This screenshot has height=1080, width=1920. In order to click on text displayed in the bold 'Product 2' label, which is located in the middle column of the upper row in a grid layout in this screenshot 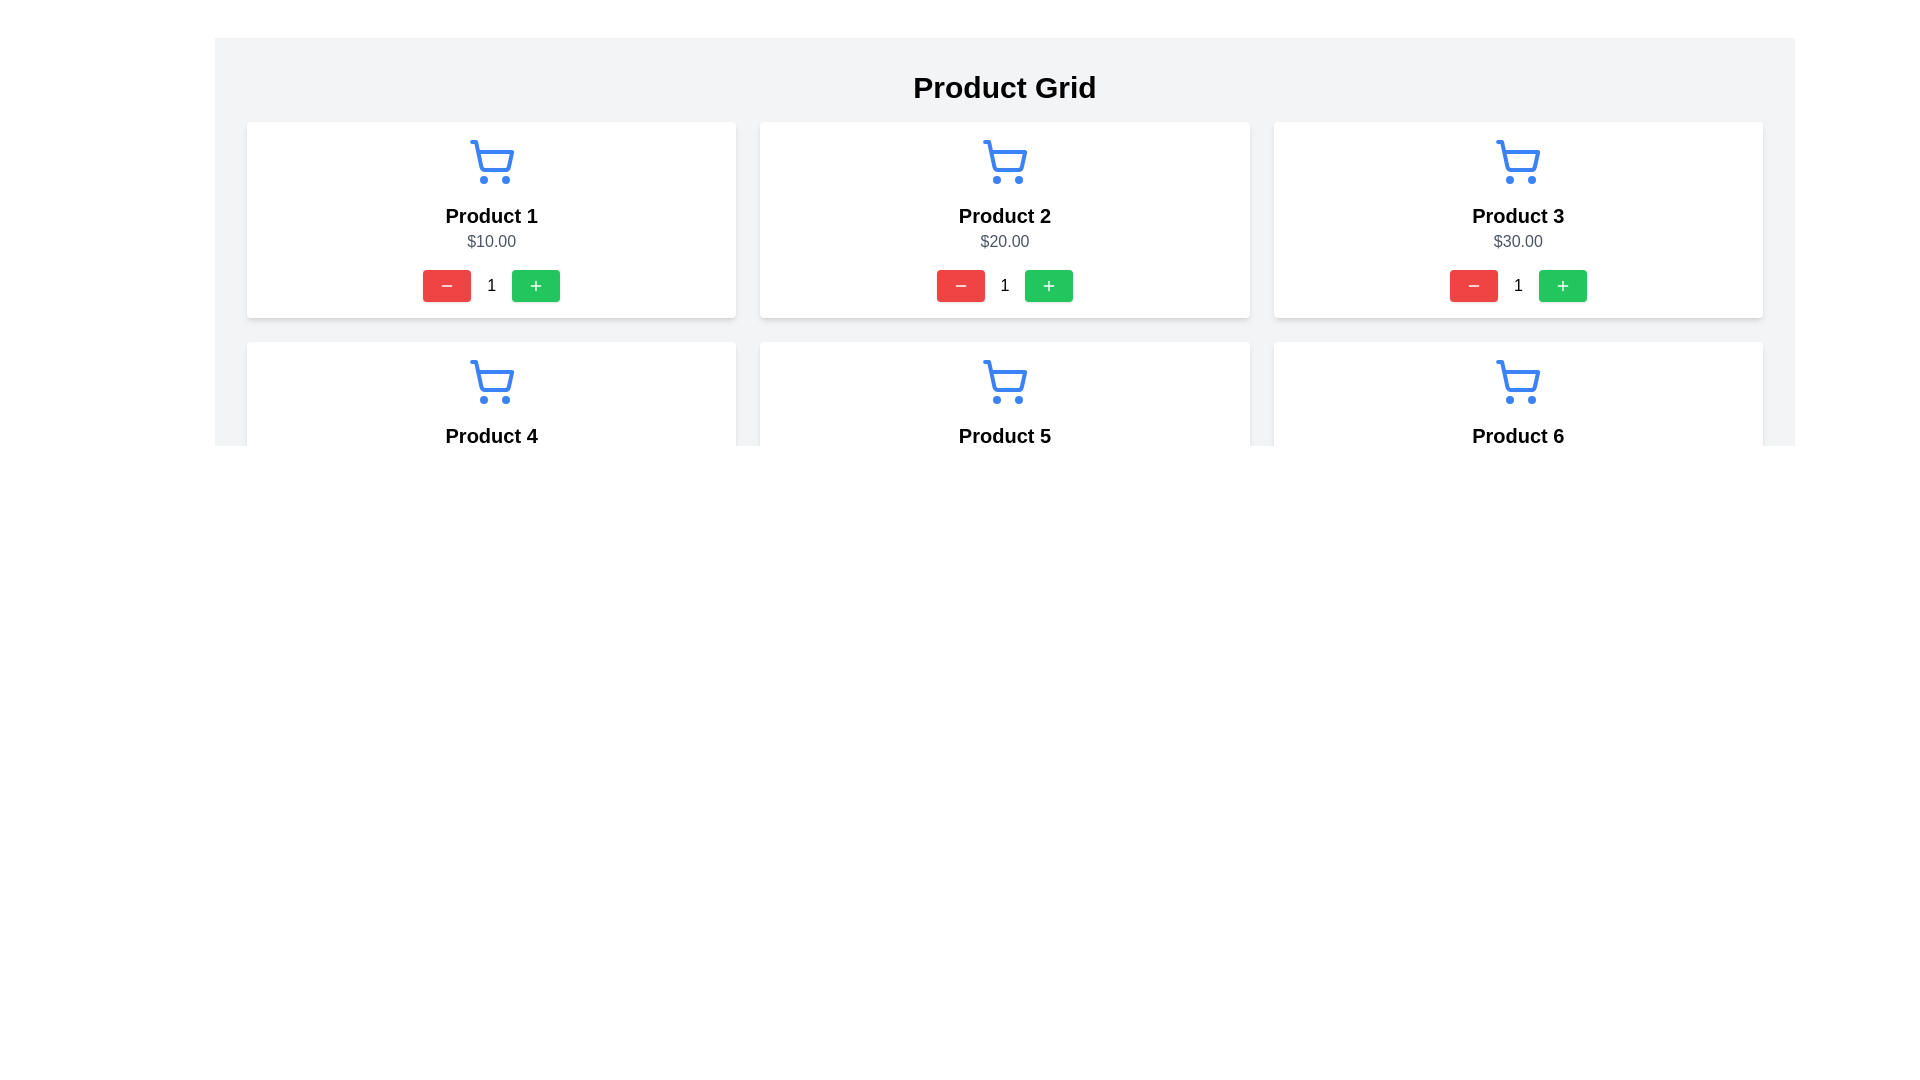, I will do `click(1004, 216)`.